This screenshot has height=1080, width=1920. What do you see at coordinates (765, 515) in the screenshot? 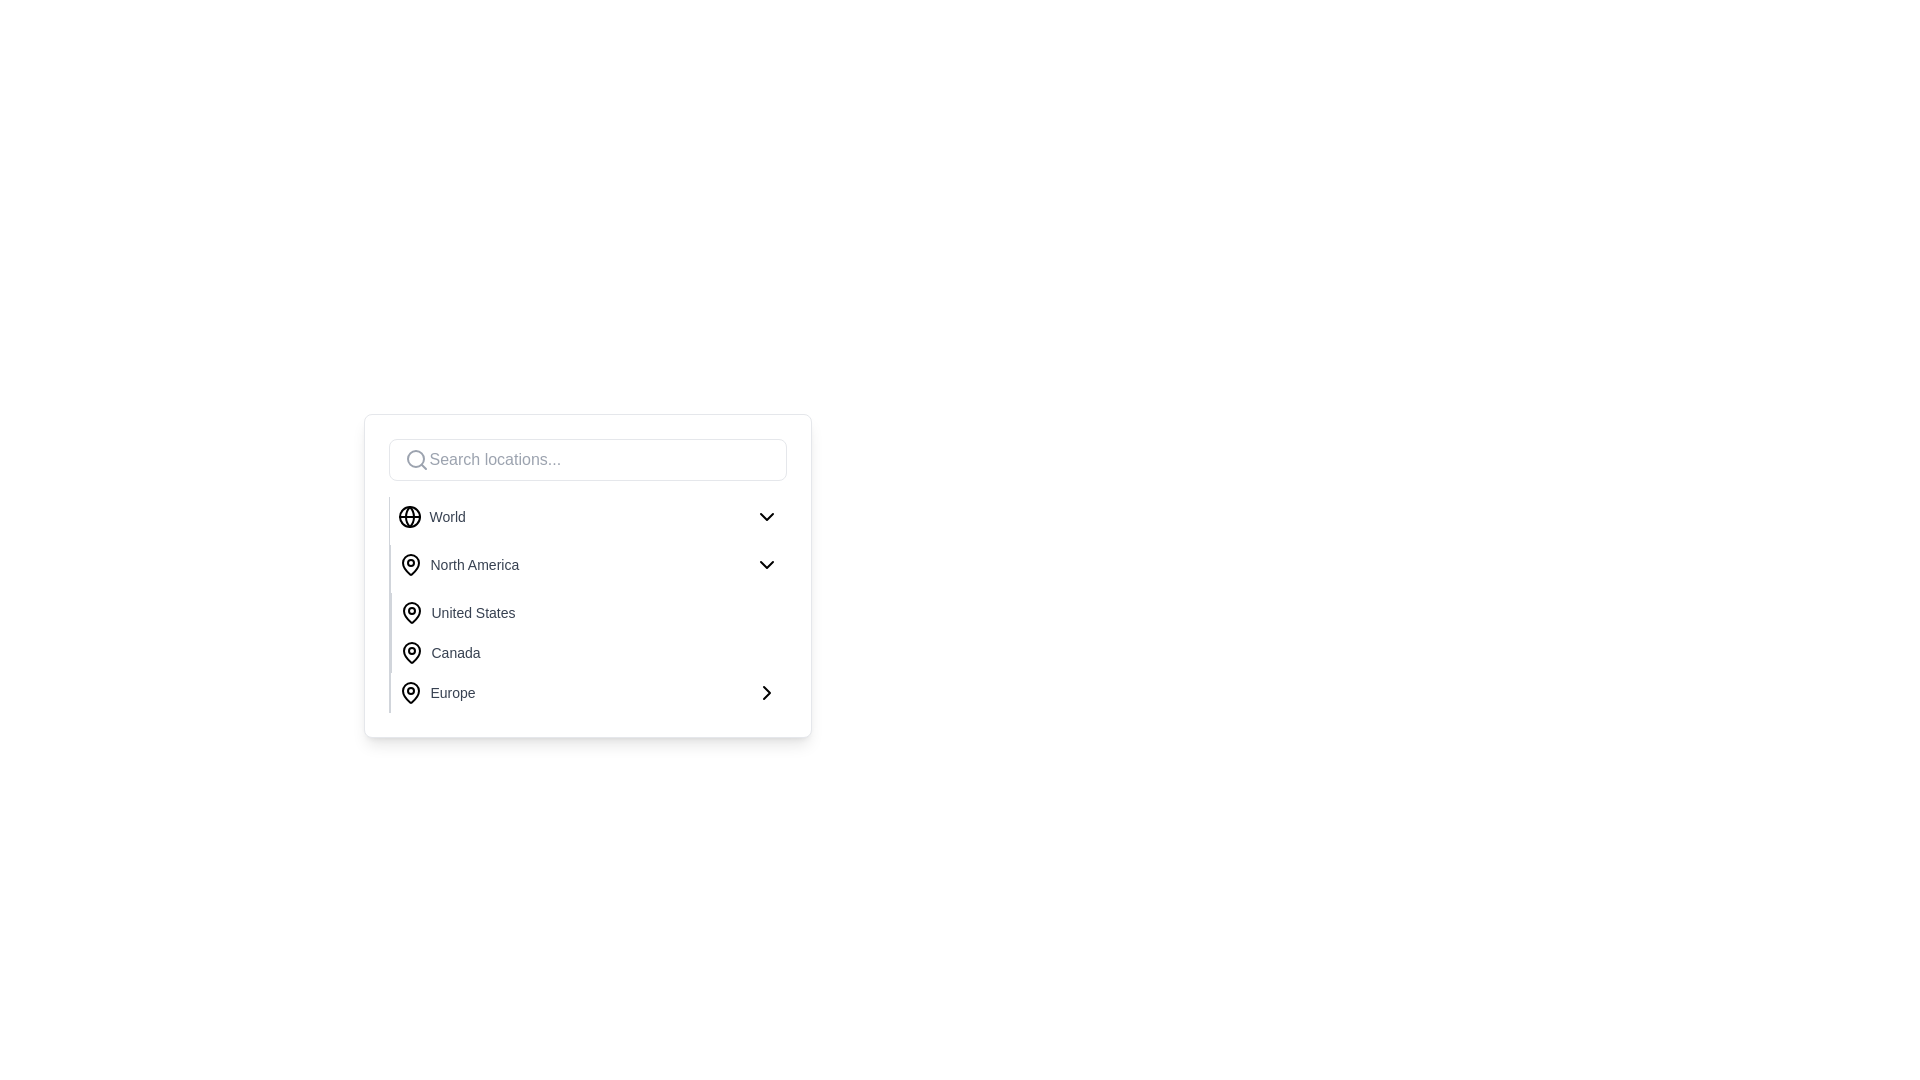
I see `the dropdown trigger icon located at the far right side of the 'World' row to provide potential visual feedback` at bounding box center [765, 515].